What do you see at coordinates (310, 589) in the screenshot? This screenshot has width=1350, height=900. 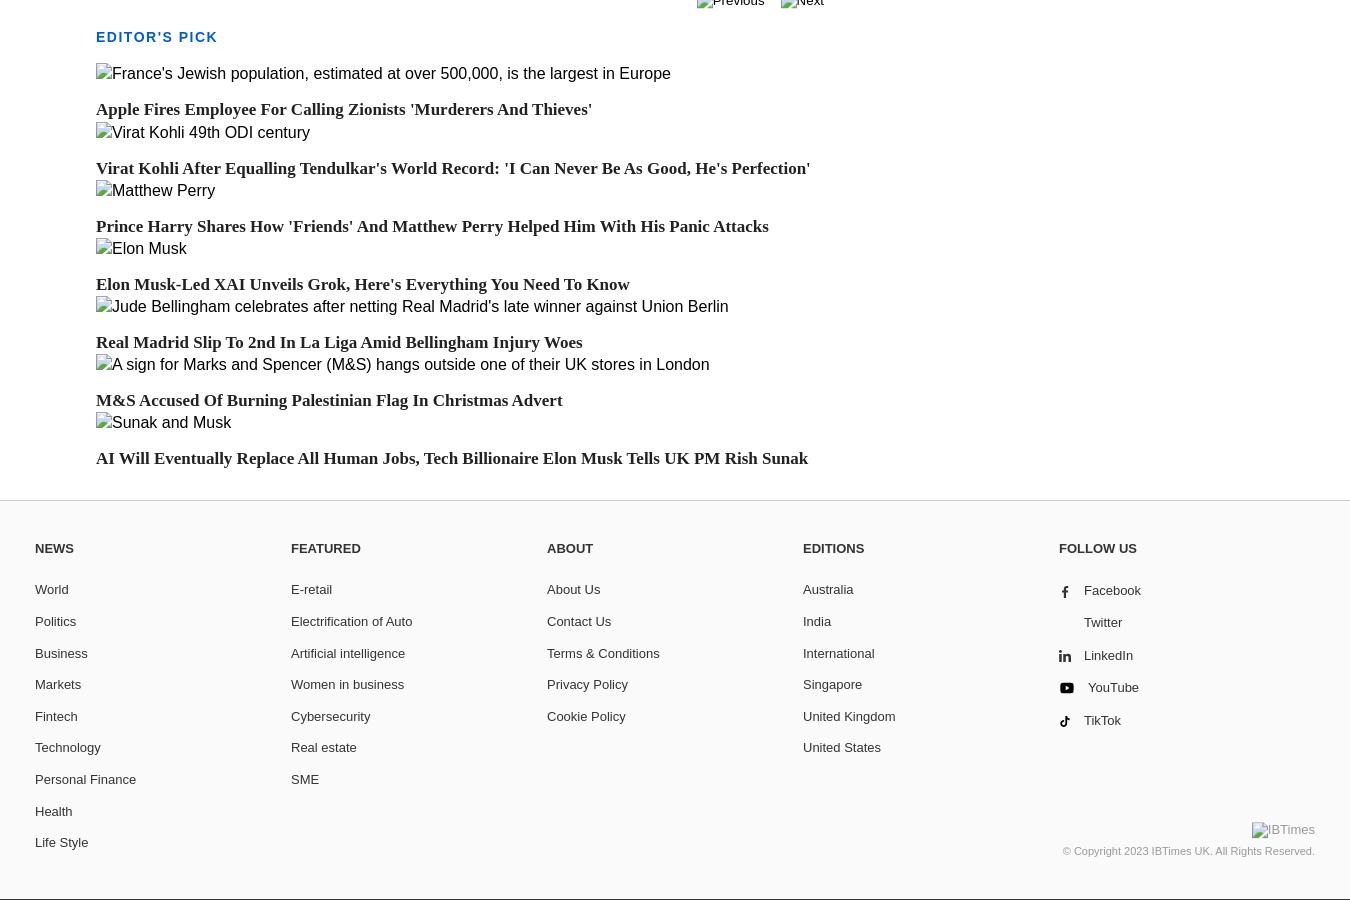 I see `'E-retail'` at bounding box center [310, 589].